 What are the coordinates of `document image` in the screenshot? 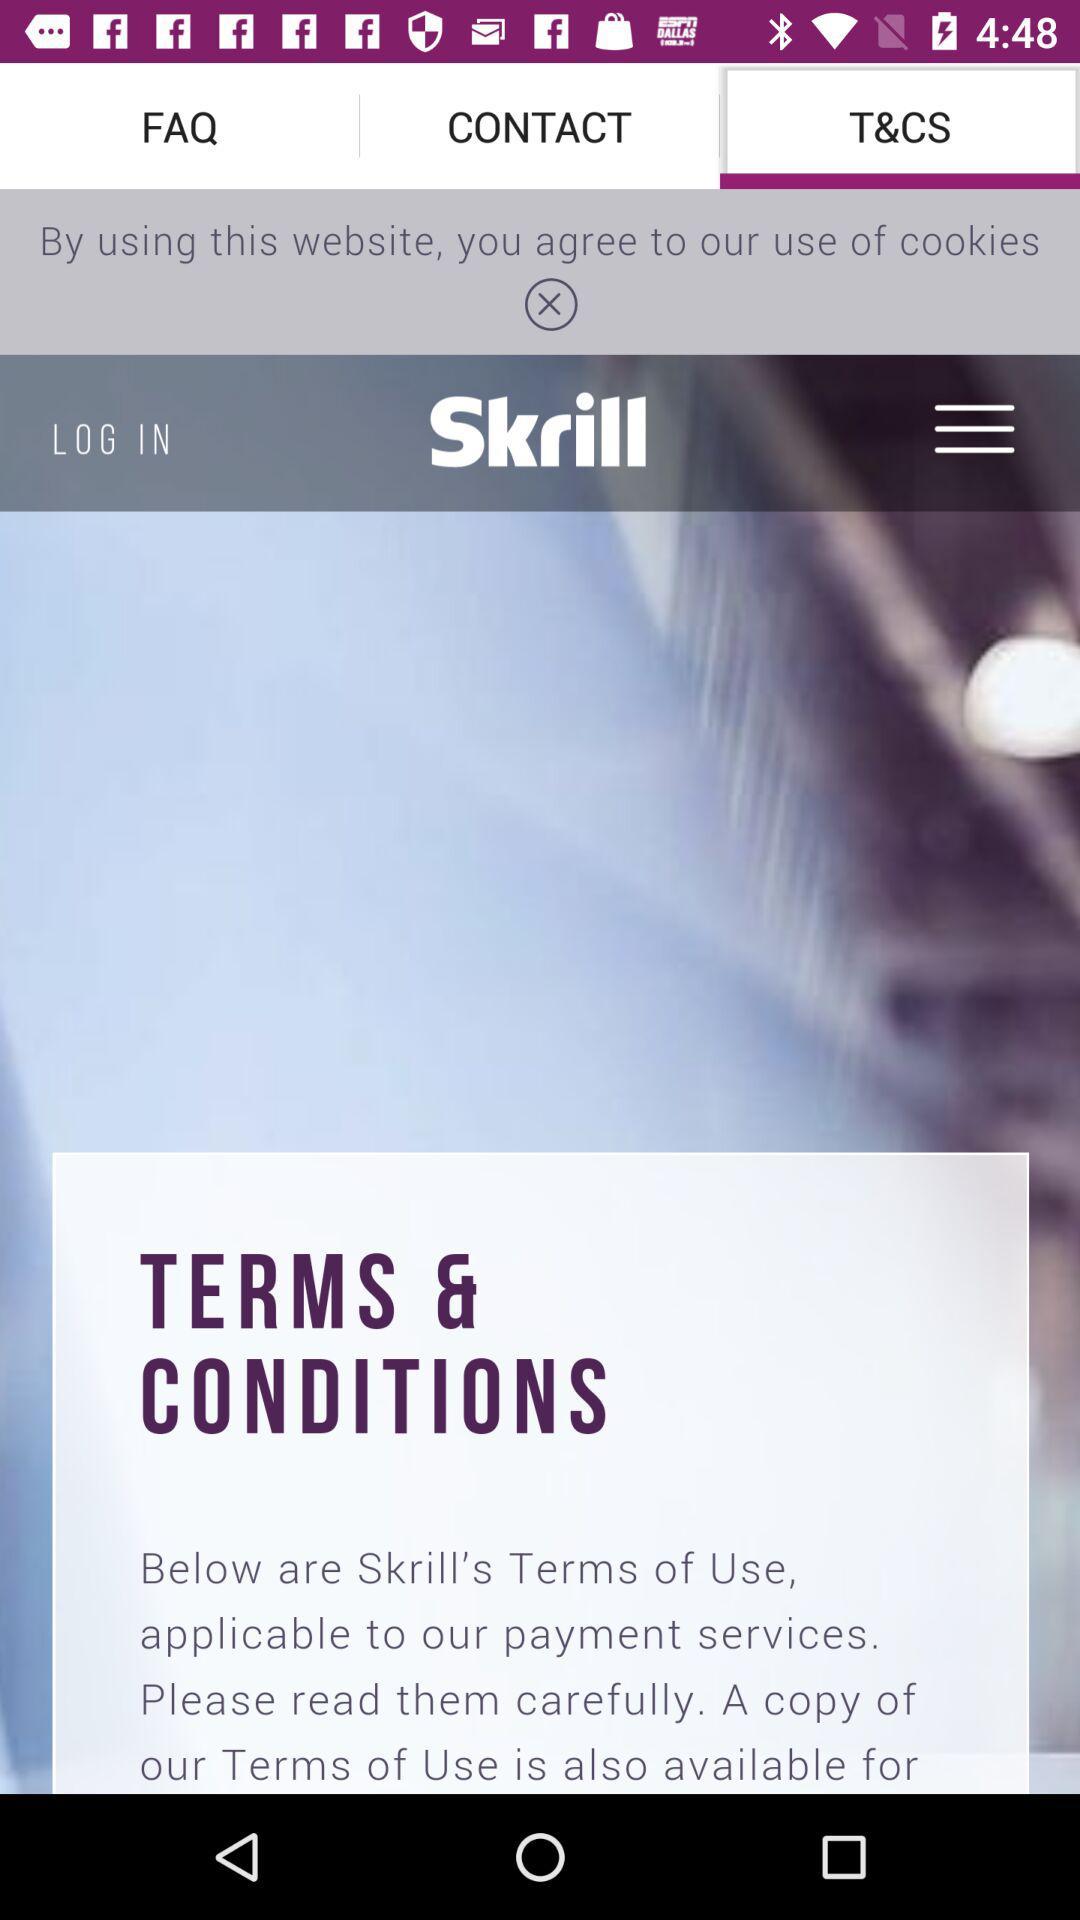 It's located at (540, 991).